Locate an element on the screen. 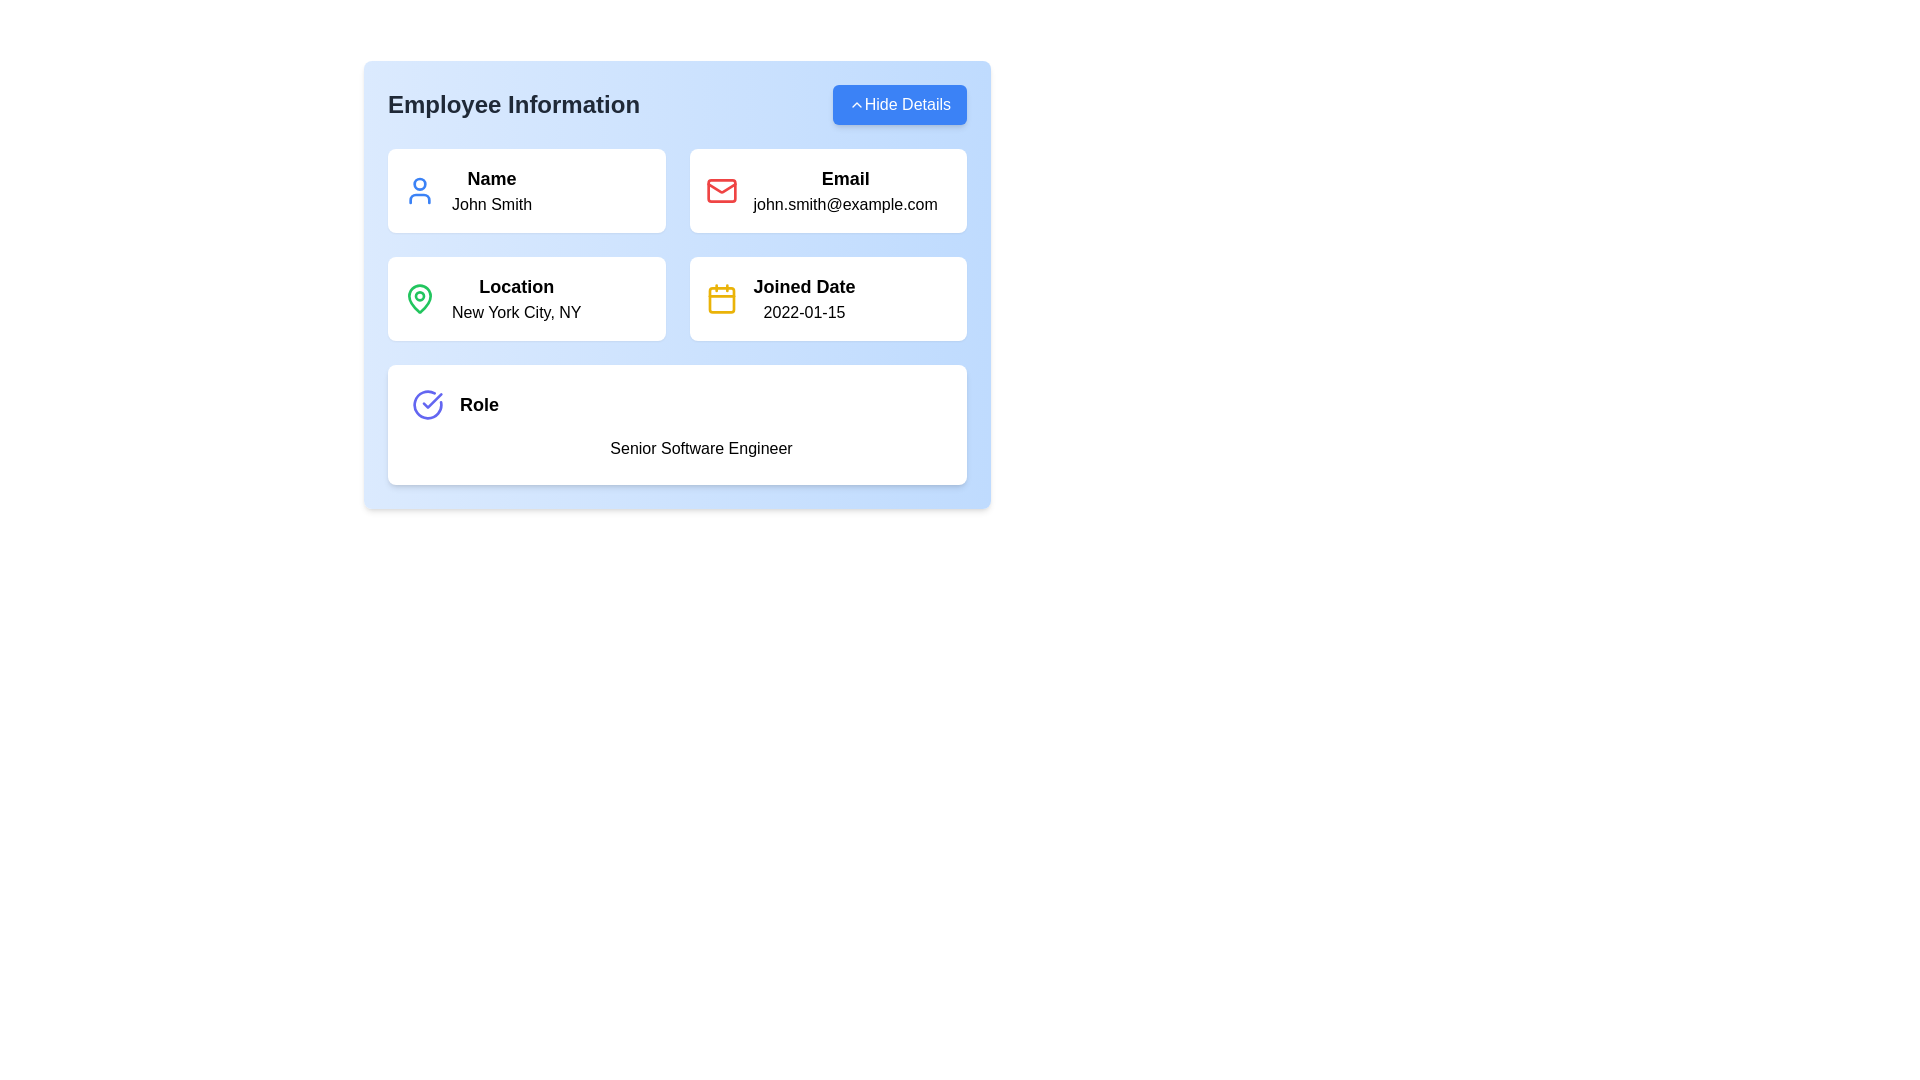 This screenshot has width=1920, height=1080. joining date information from the panel displaying 'Joined Date' and the date '2022-01-15', located in the bottom-right quadrant of the employee details grid is located at coordinates (828, 299).